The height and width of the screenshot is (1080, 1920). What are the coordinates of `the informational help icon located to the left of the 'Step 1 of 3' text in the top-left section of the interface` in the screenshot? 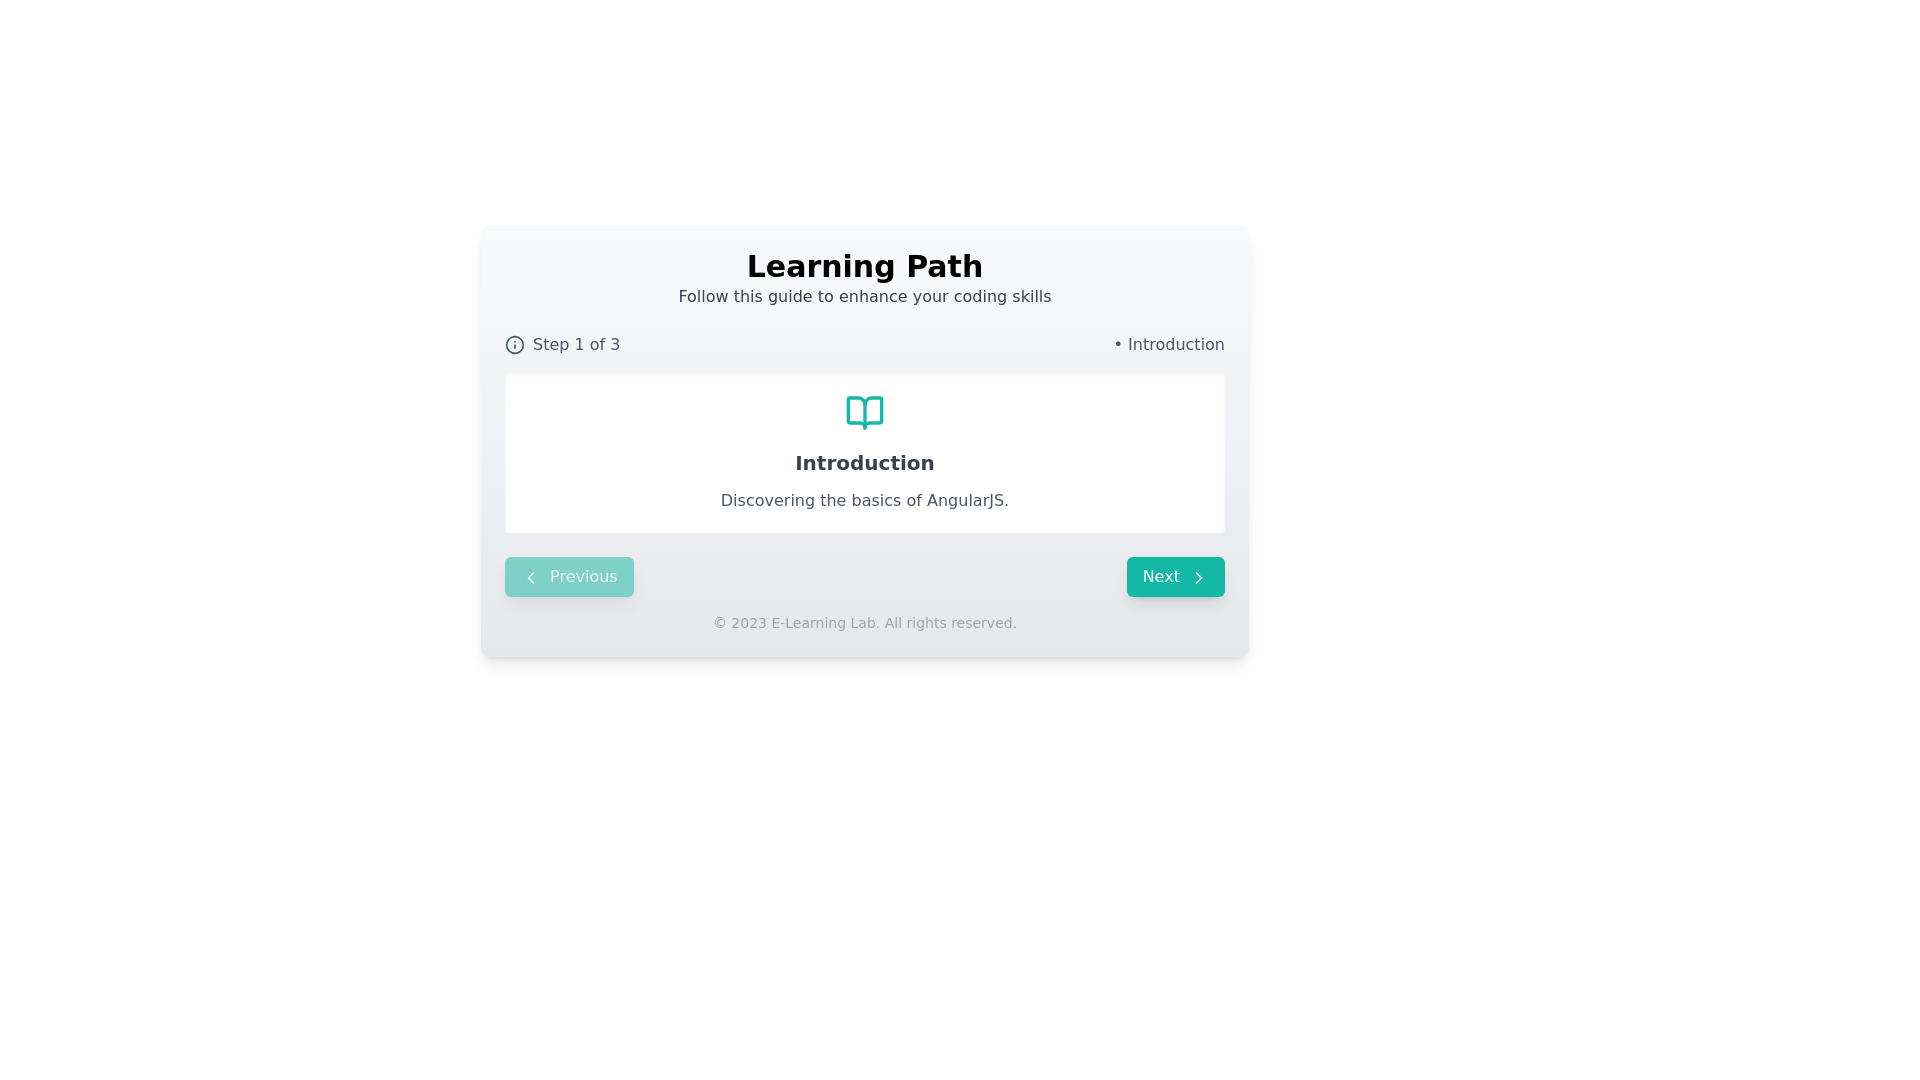 It's located at (514, 343).